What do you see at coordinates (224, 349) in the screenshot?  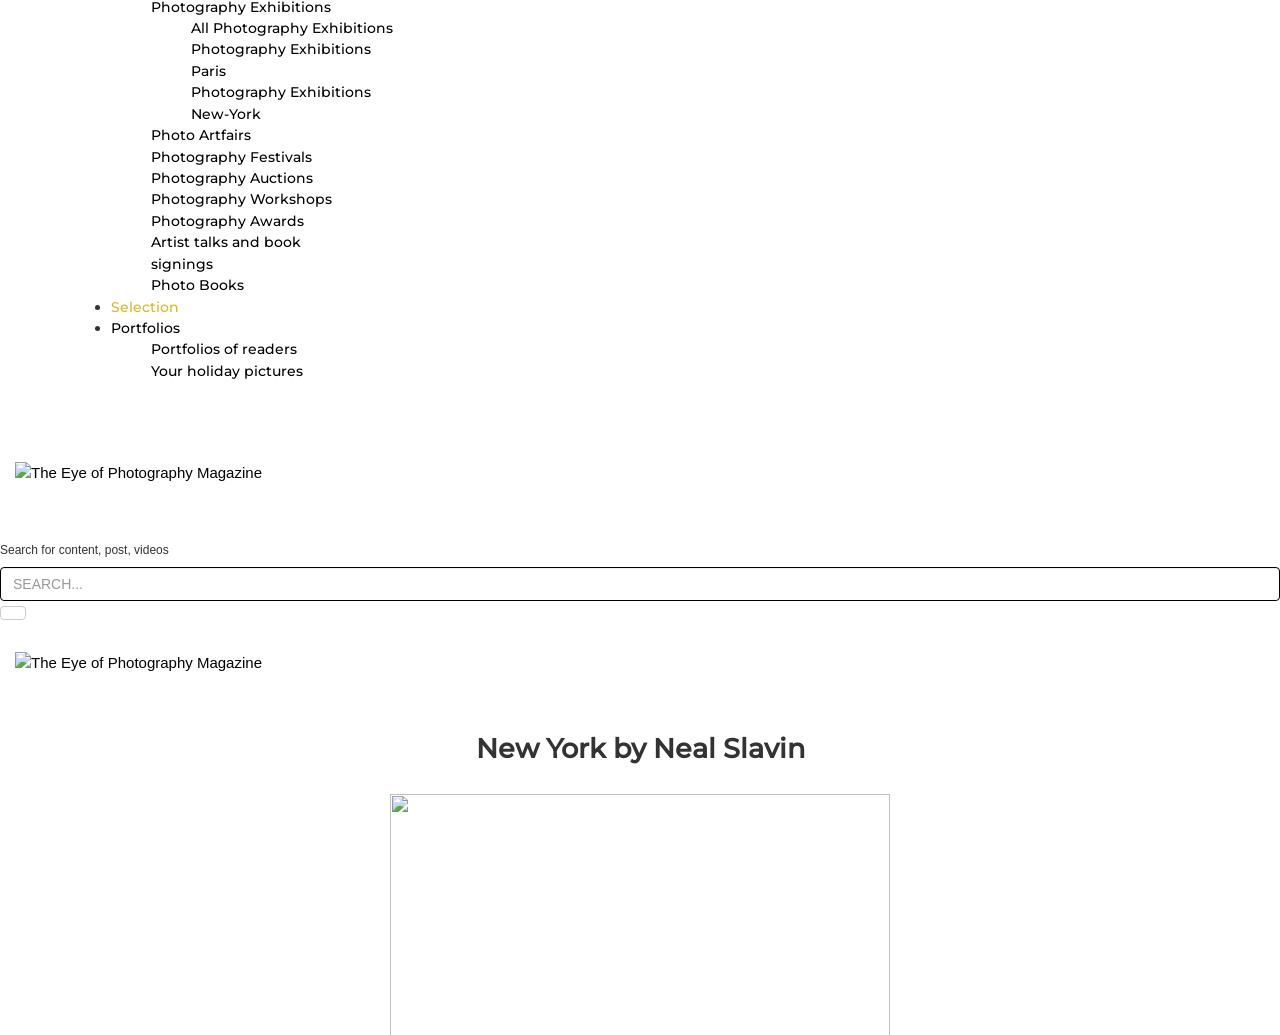 I see `'Portfolios of readers'` at bounding box center [224, 349].